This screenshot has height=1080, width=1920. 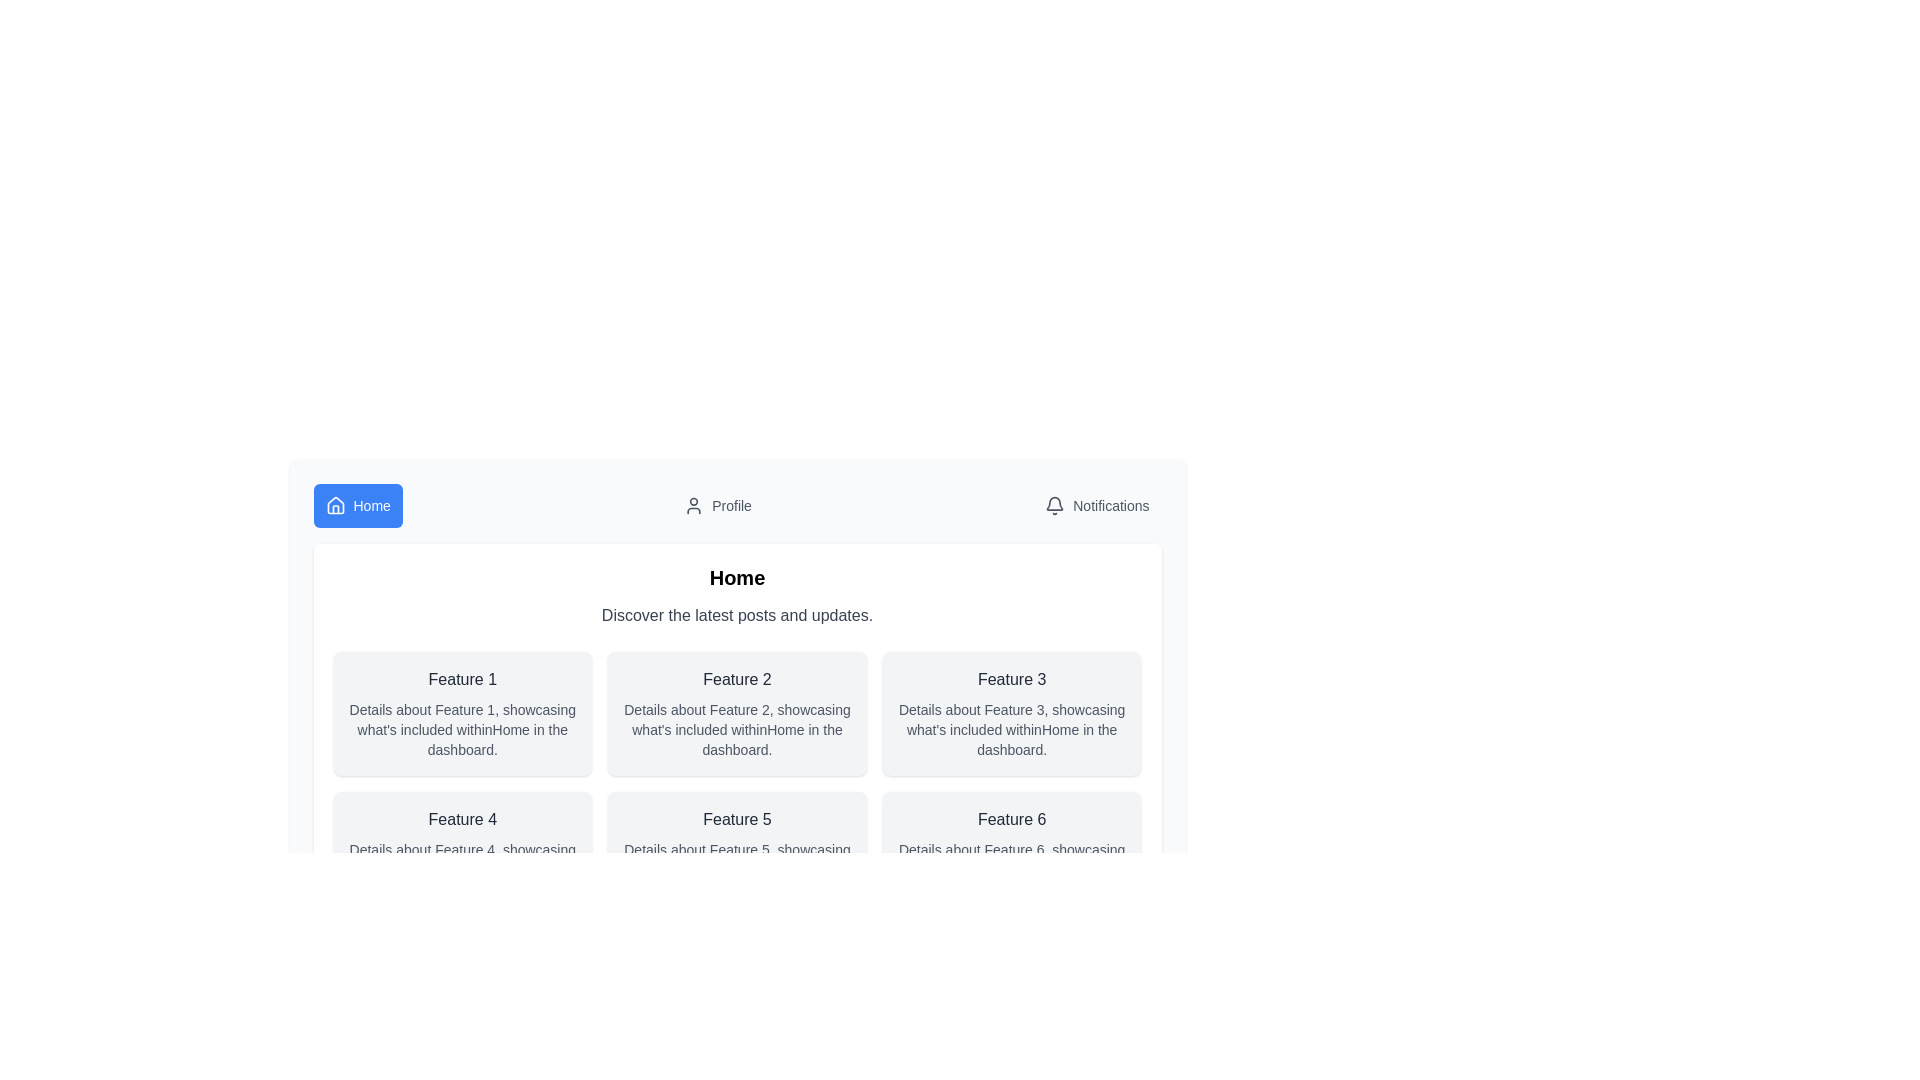 What do you see at coordinates (461, 678) in the screenshot?
I see `text label that displays 'Feature 1', which is styled with a medium-weight font in dark gray color, located at the top of a card layout under the 'Home' header` at bounding box center [461, 678].